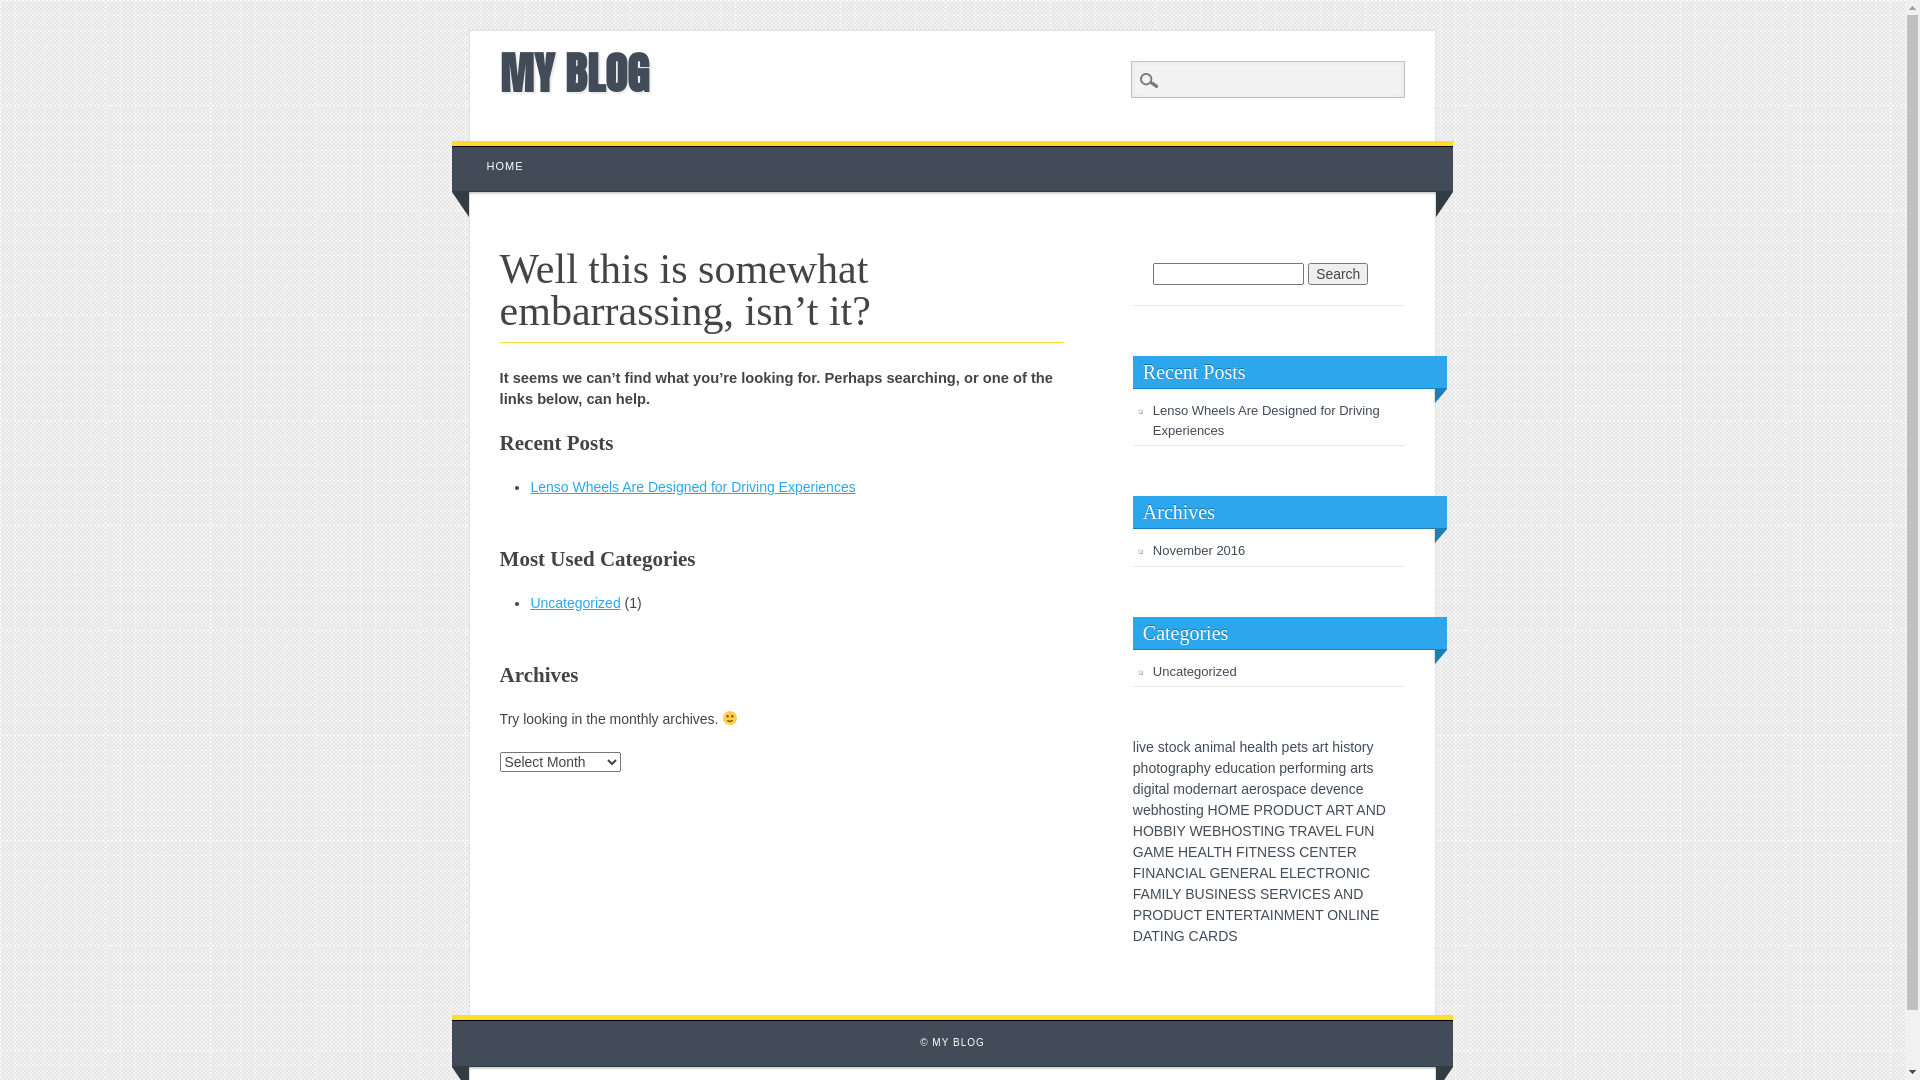  I want to click on 'E', so click(1280, 871).